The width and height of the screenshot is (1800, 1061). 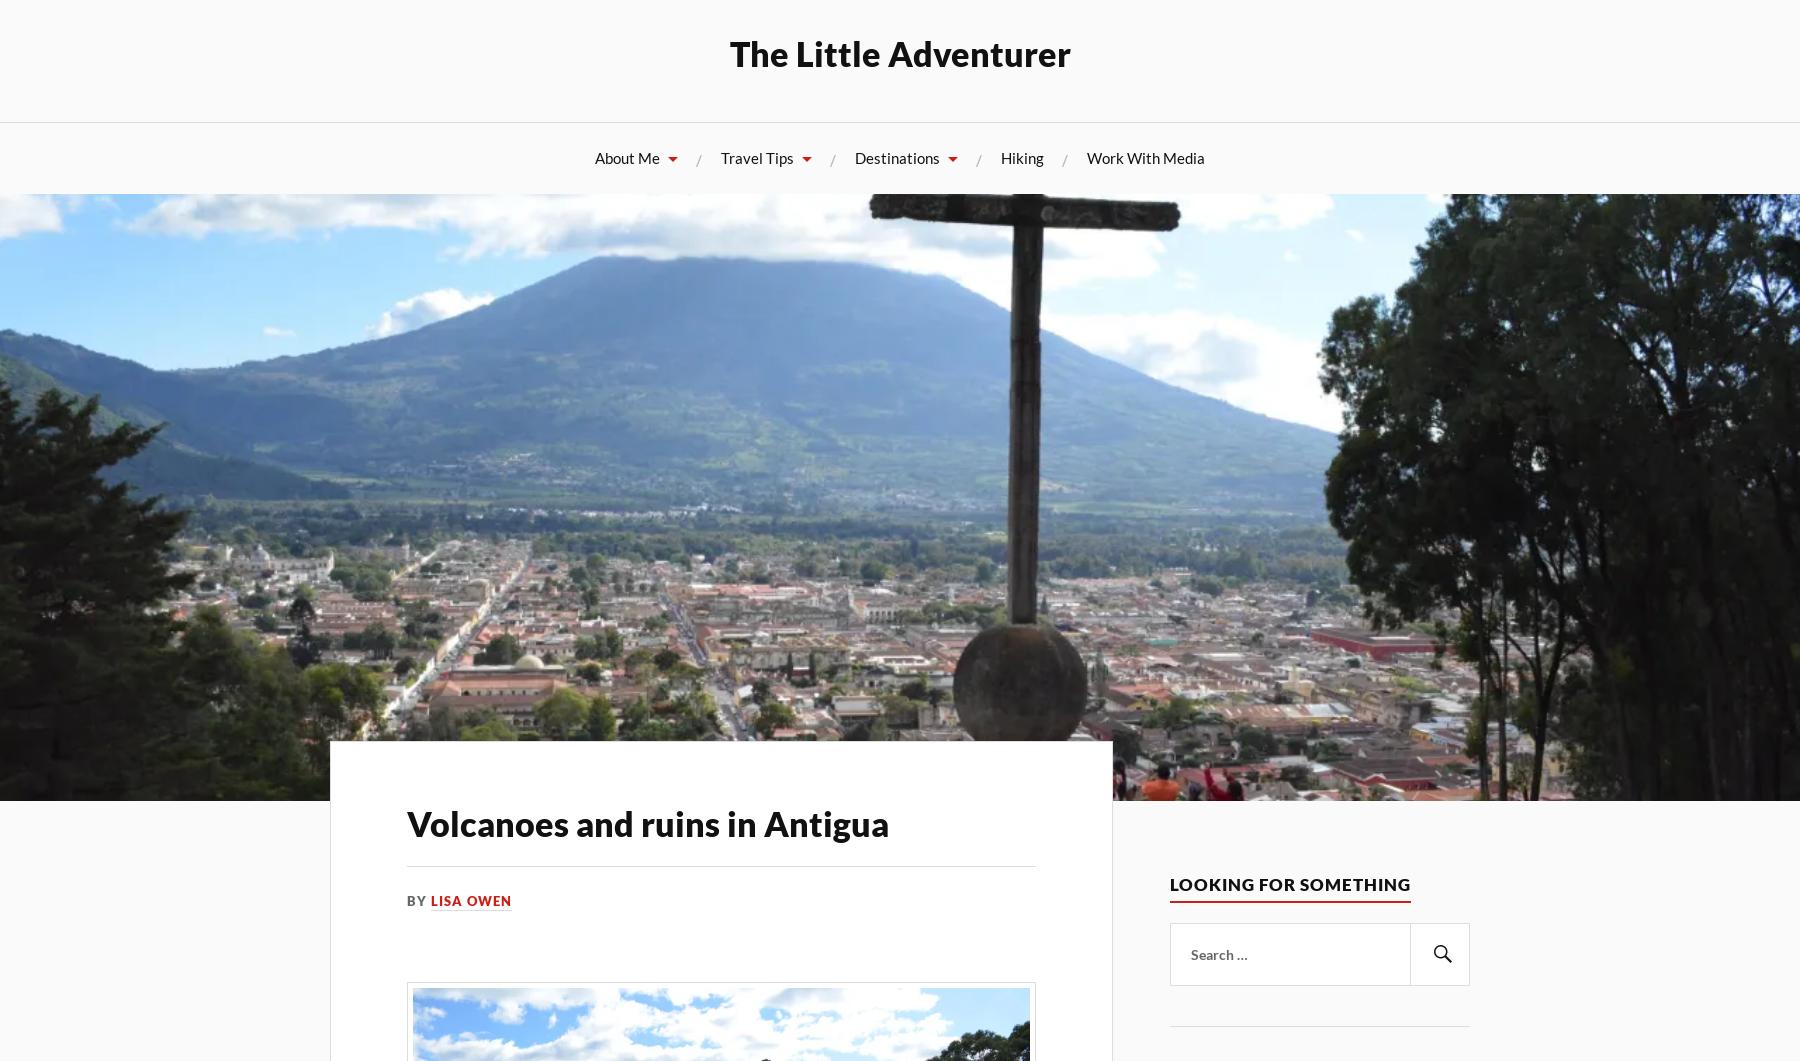 What do you see at coordinates (1022, 157) in the screenshot?
I see `'Hiking'` at bounding box center [1022, 157].